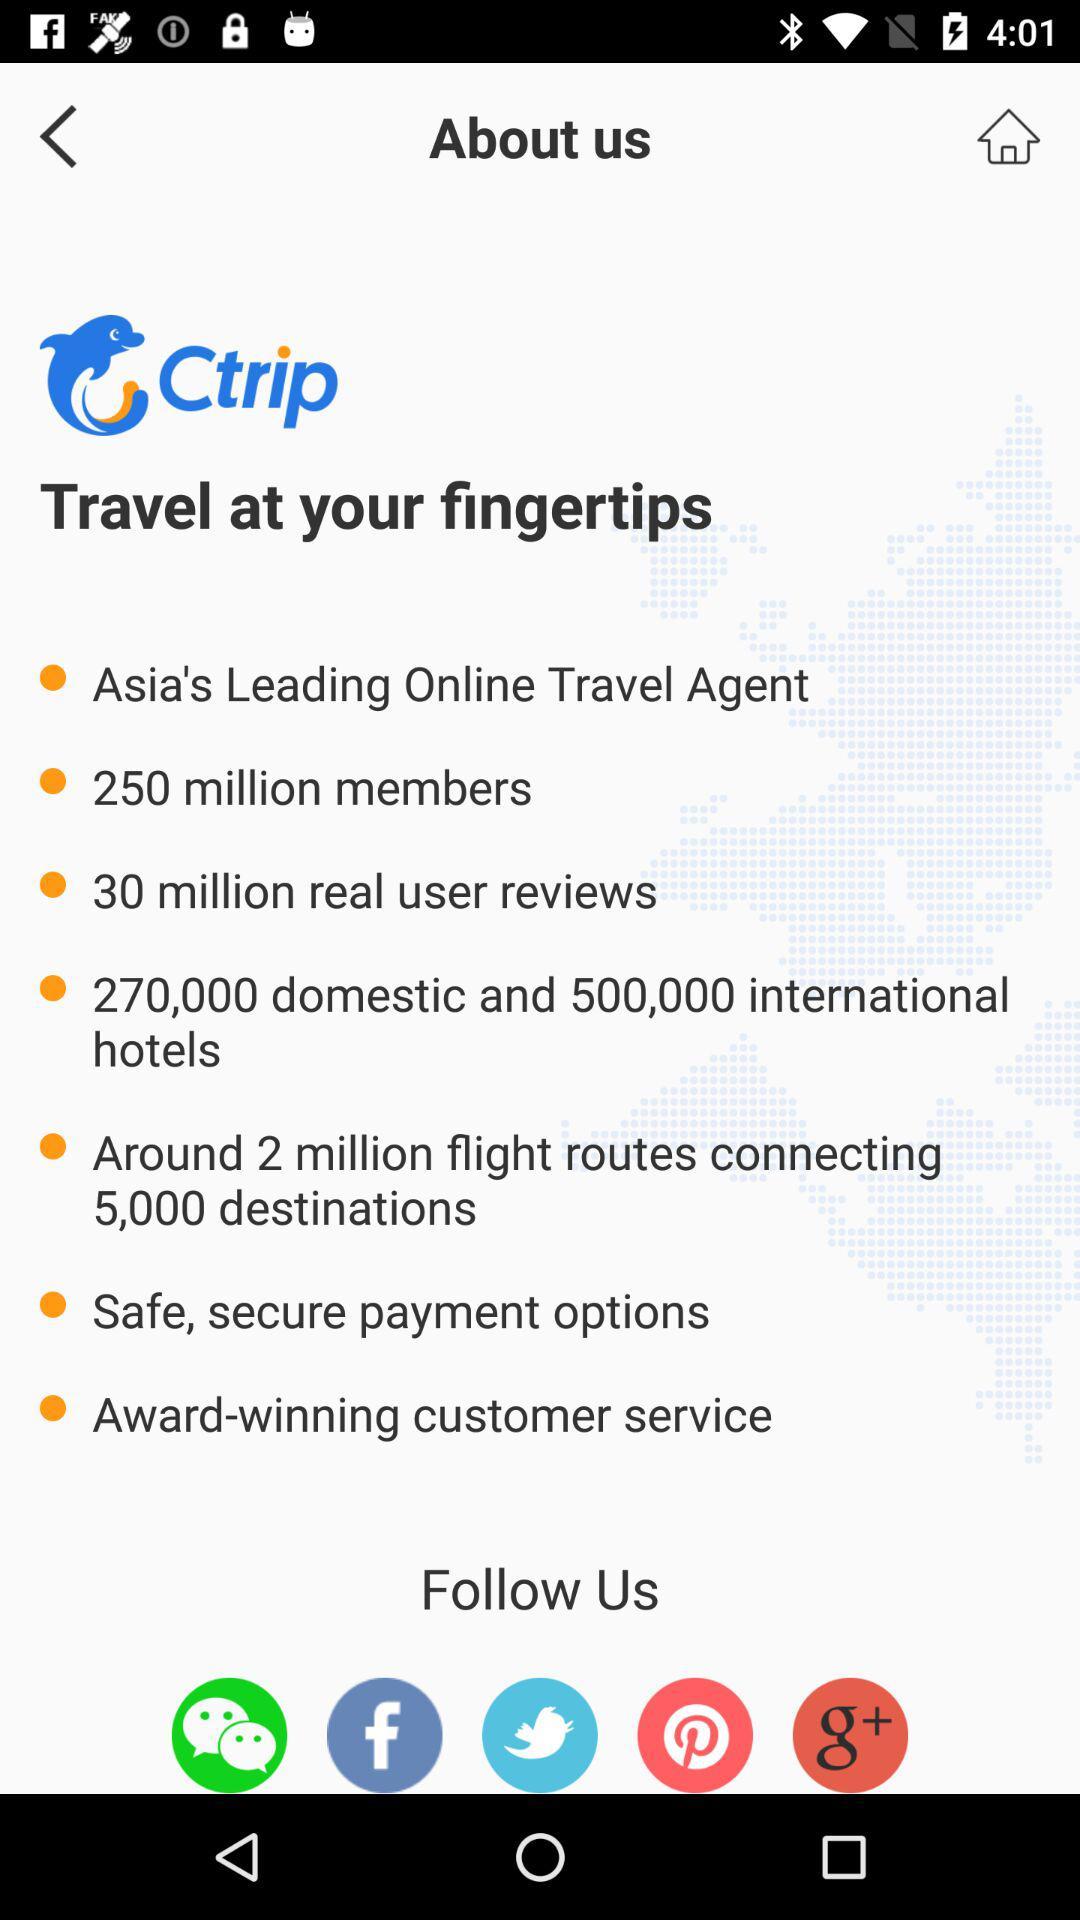  Describe the element at coordinates (228, 1734) in the screenshot. I see `open messages` at that location.